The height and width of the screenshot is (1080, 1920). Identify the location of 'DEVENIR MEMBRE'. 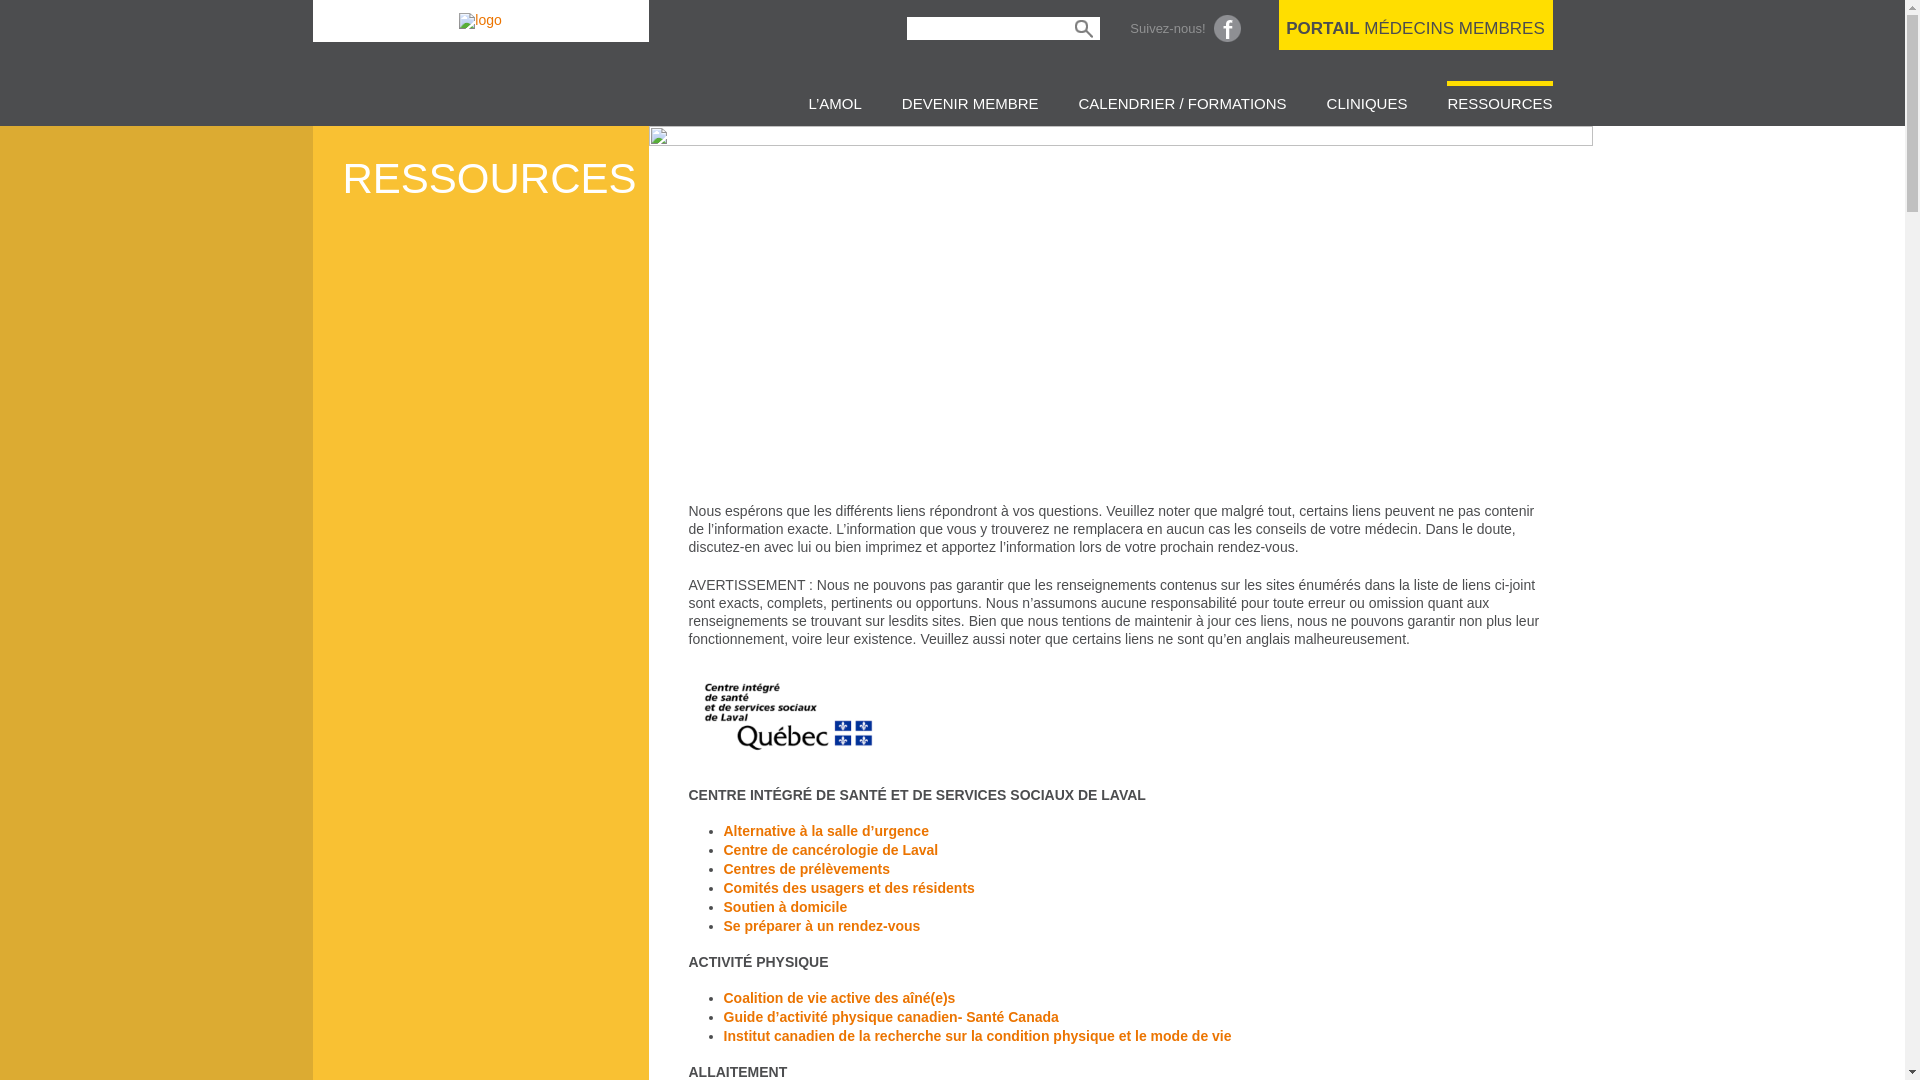
(970, 100).